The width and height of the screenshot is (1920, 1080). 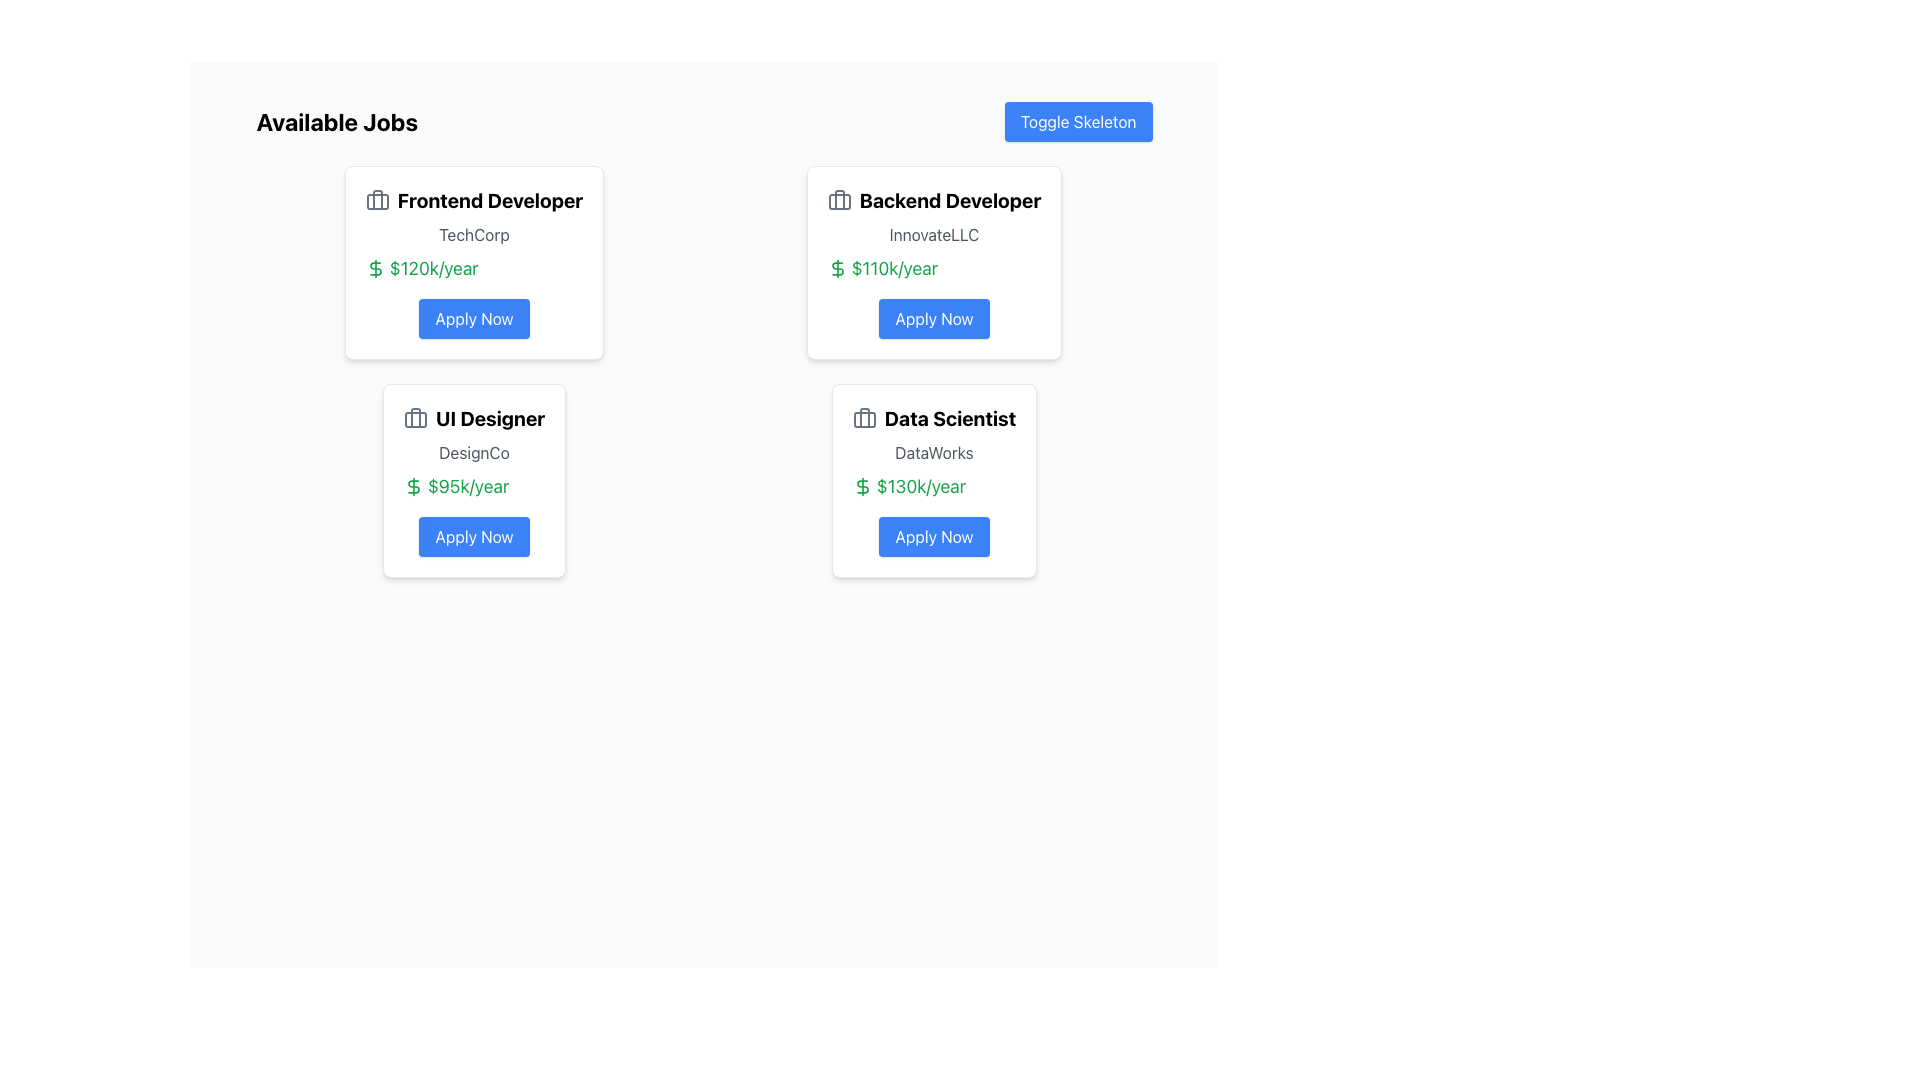 What do you see at coordinates (933, 200) in the screenshot?
I see `the text label 'Backend Developer', which is prominently displayed in bold and large font in the top-right tile of the job postings grid, located just above the employer name 'InnovateLLC'` at bounding box center [933, 200].